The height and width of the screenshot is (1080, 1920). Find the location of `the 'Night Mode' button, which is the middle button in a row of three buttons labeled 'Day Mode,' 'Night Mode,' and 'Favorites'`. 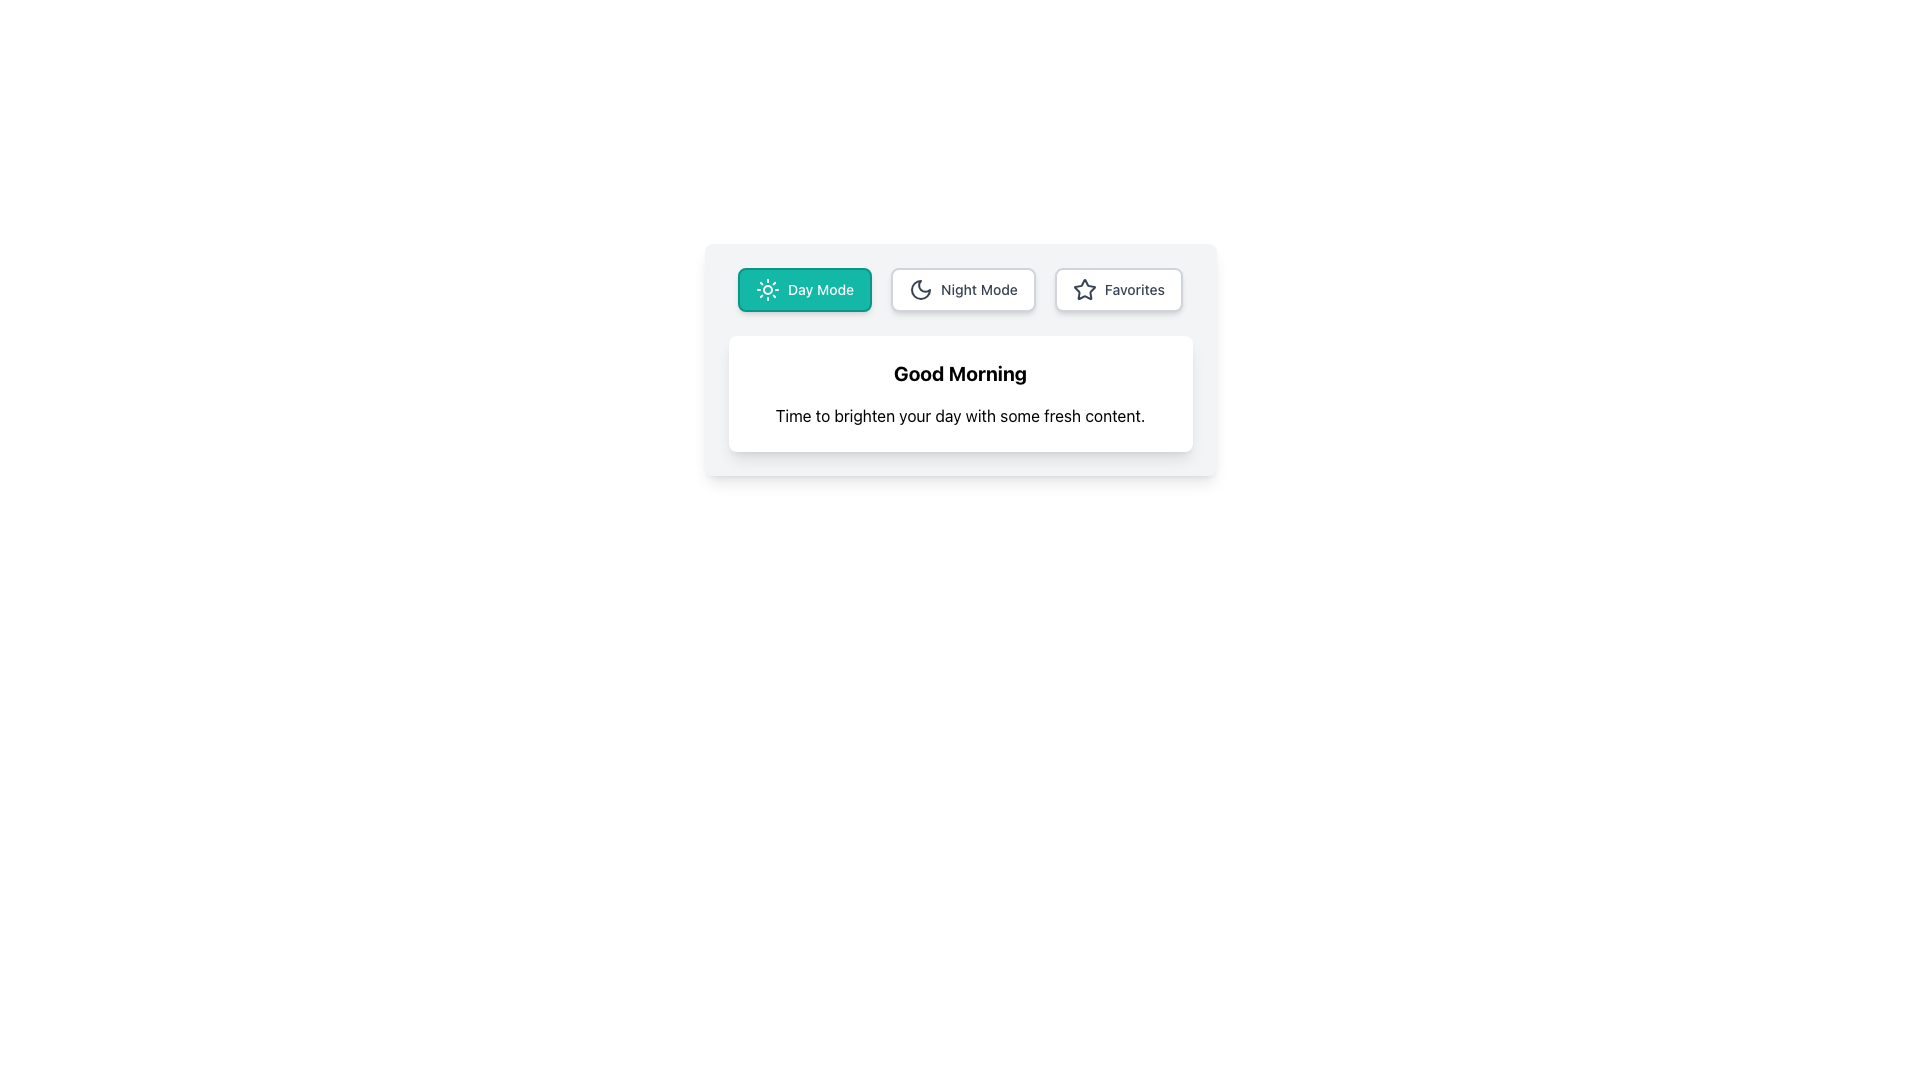

the 'Night Mode' button, which is the middle button in a row of three buttons labeled 'Day Mode,' 'Night Mode,' and 'Favorites' is located at coordinates (960, 289).